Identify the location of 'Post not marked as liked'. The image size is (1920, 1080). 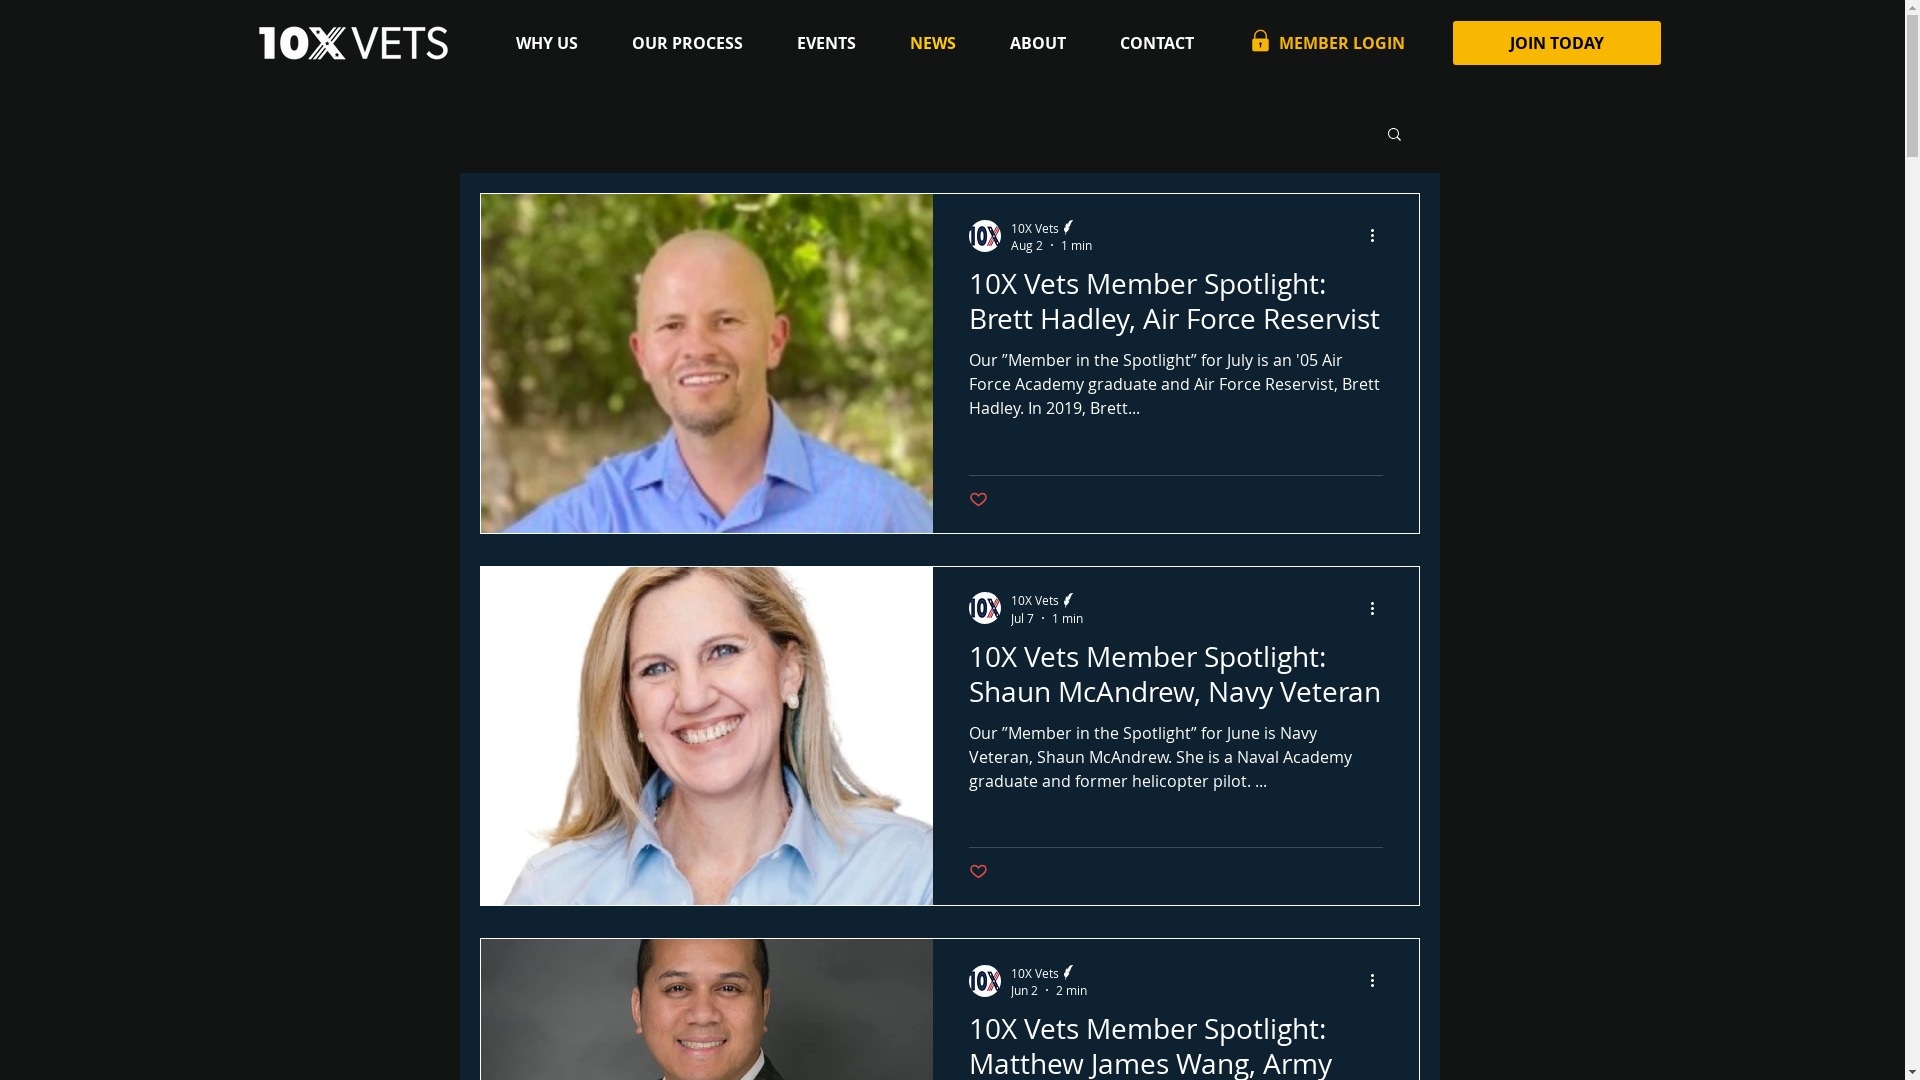
(977, 870).